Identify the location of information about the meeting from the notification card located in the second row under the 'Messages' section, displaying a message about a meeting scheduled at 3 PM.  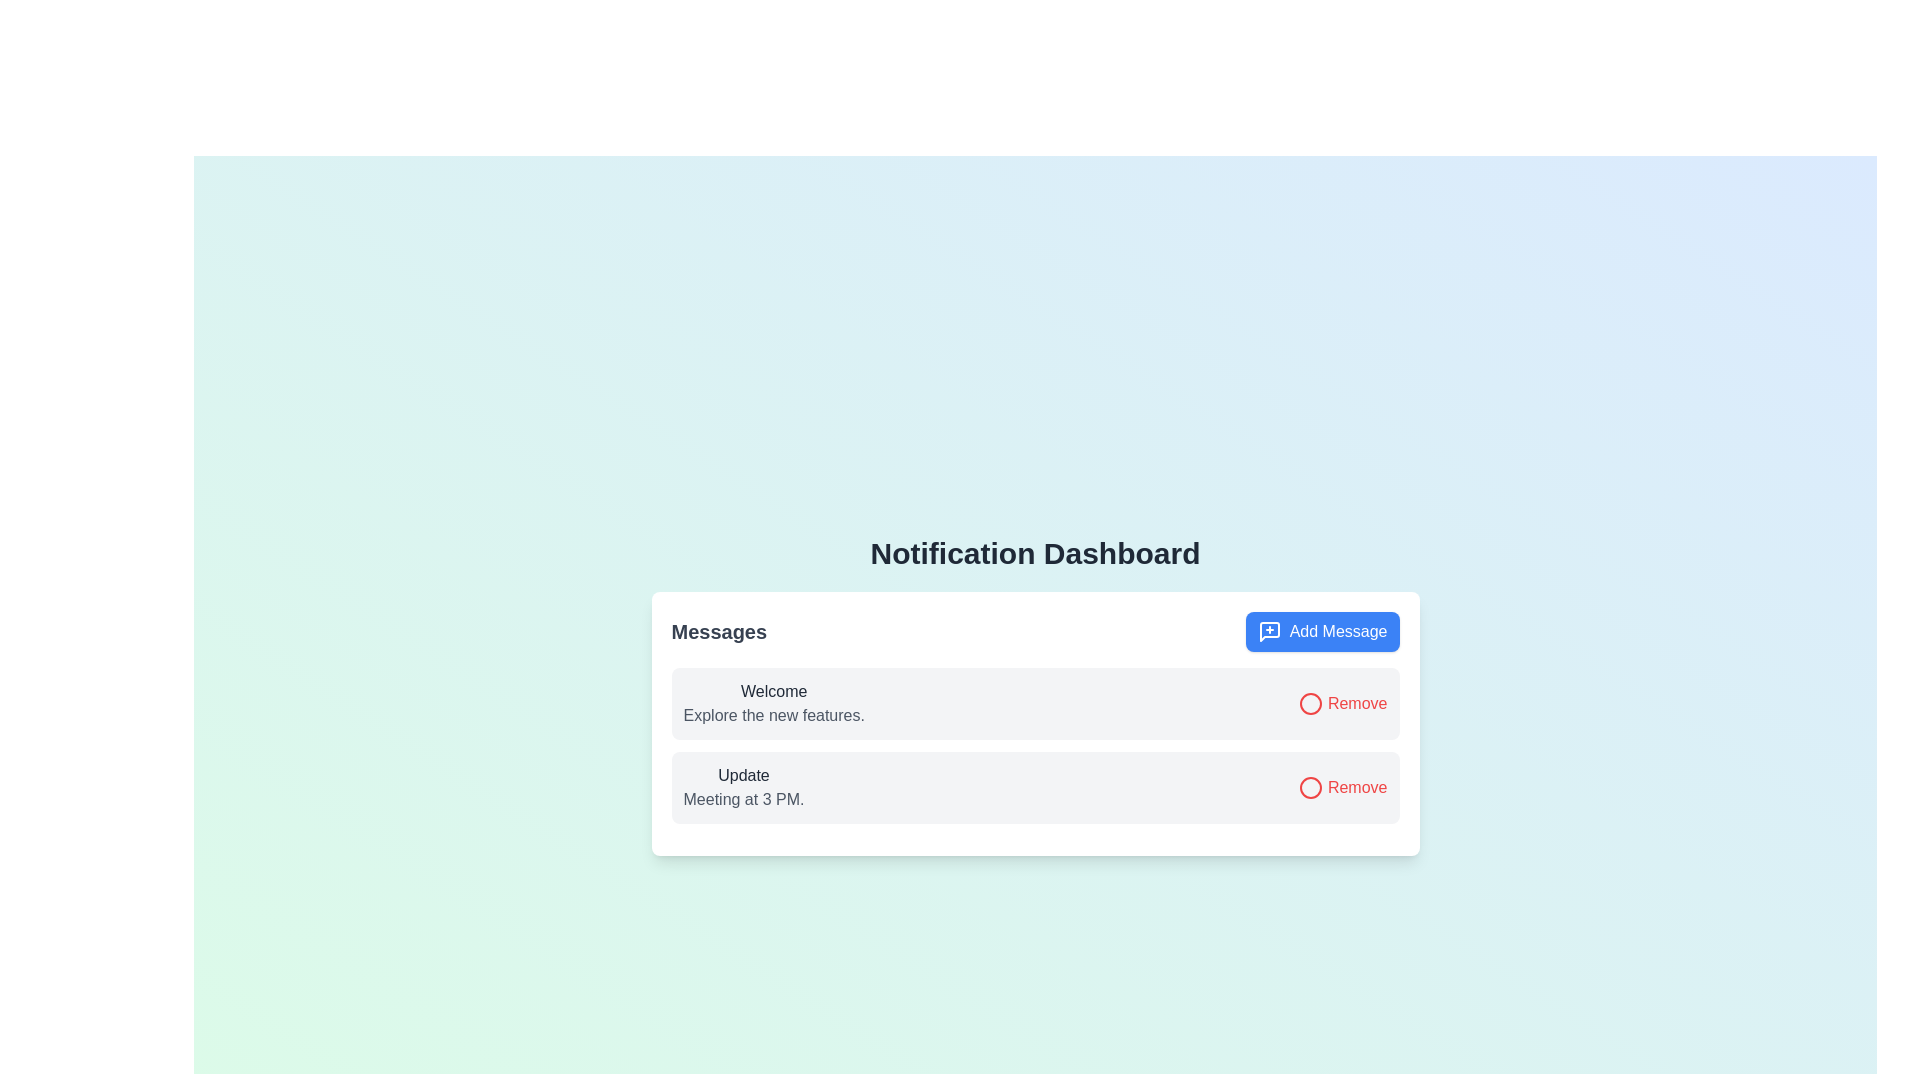
(1035, 786).